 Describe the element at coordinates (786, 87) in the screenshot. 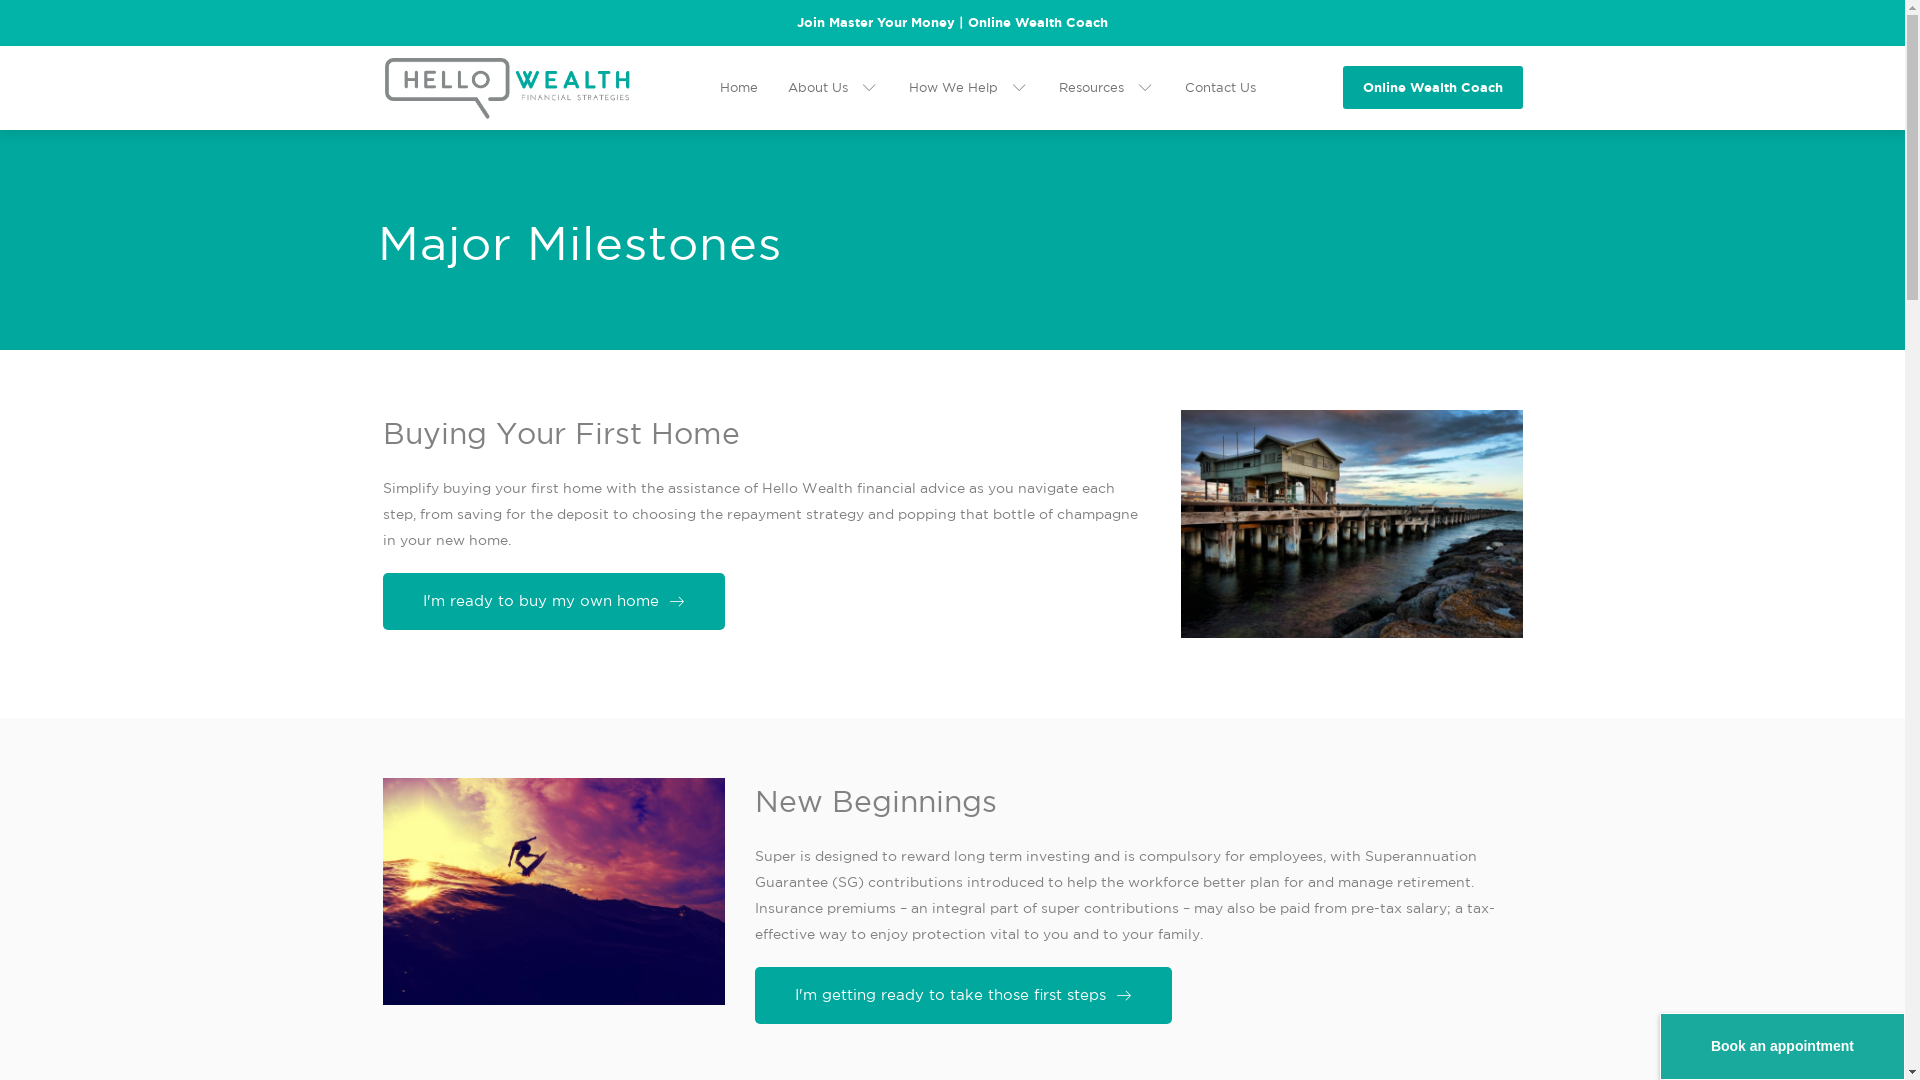

I see `'About Us'` at that location.